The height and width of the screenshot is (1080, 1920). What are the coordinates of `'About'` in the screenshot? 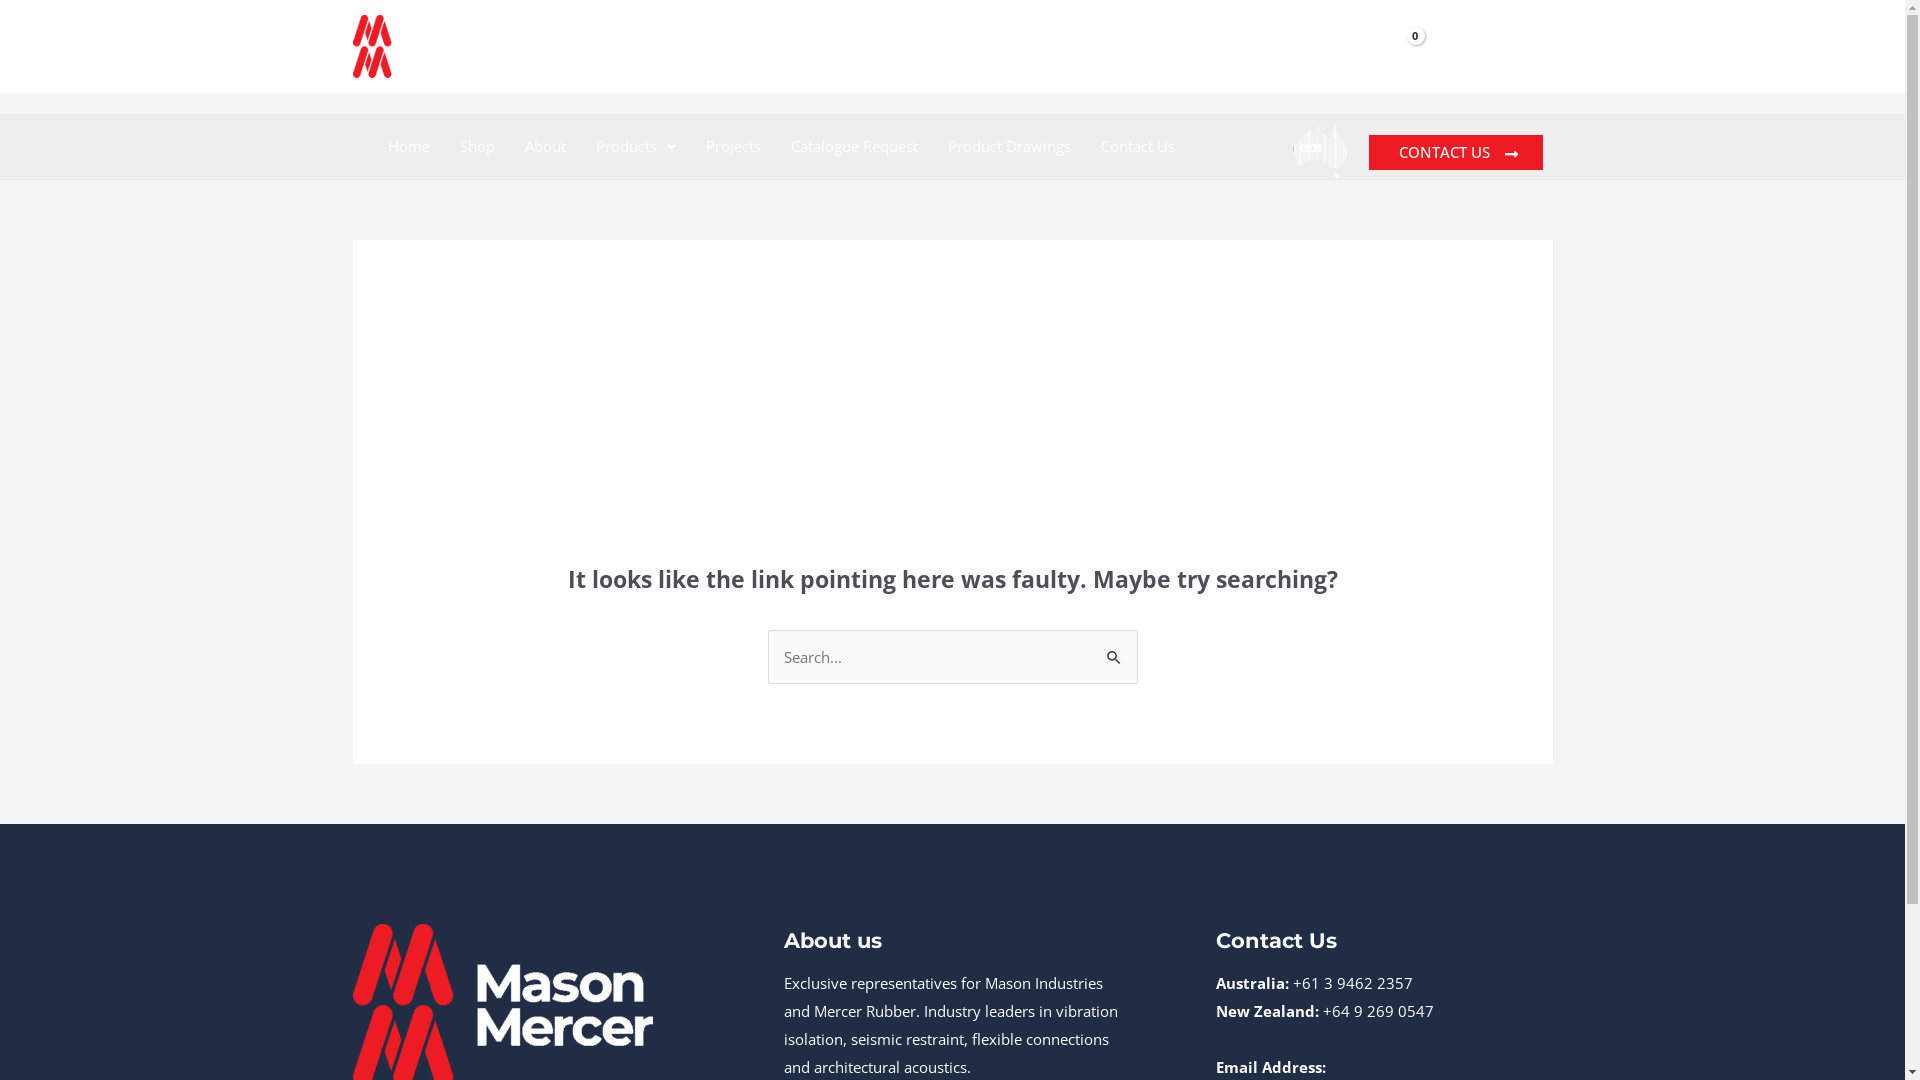 It's located at (545, 145).